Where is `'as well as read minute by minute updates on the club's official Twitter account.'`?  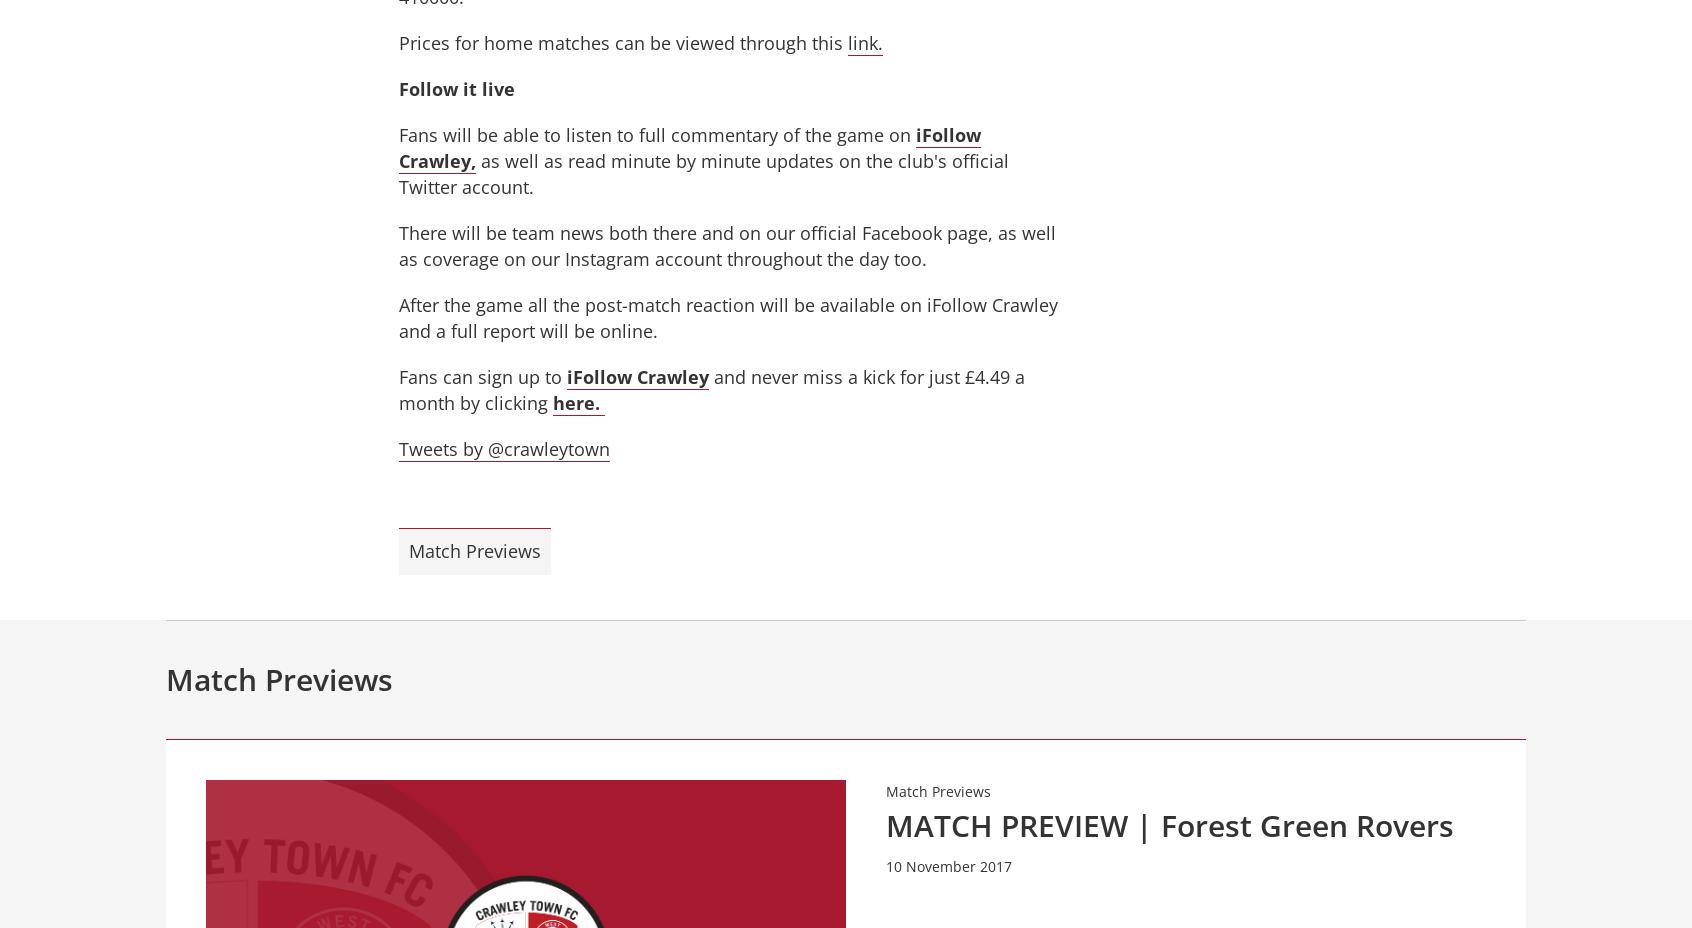 'as well as read minute by minute updates on the club's official Twitter account.' is located at coordinates (704, 172).